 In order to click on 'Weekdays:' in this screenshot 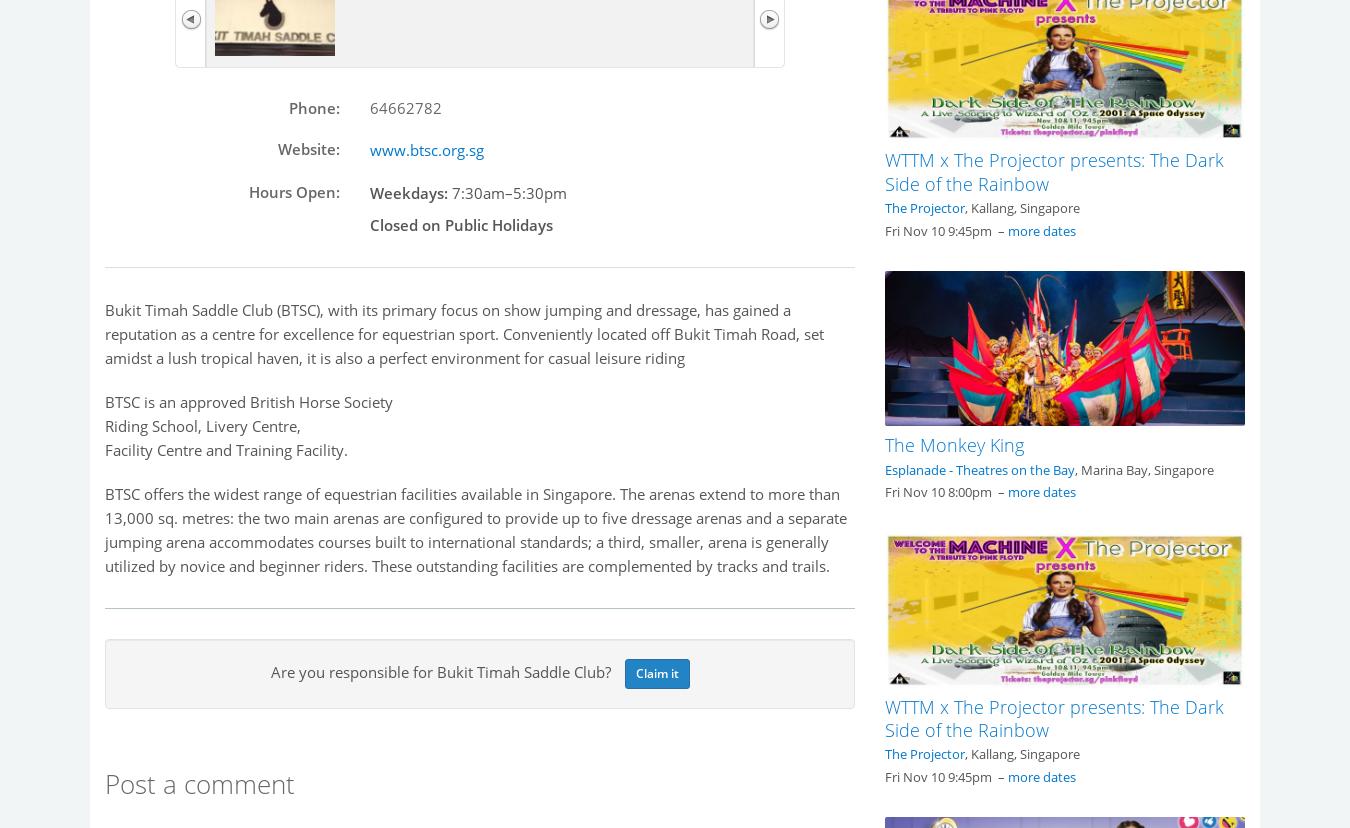, I will do `click(409, 191)`.